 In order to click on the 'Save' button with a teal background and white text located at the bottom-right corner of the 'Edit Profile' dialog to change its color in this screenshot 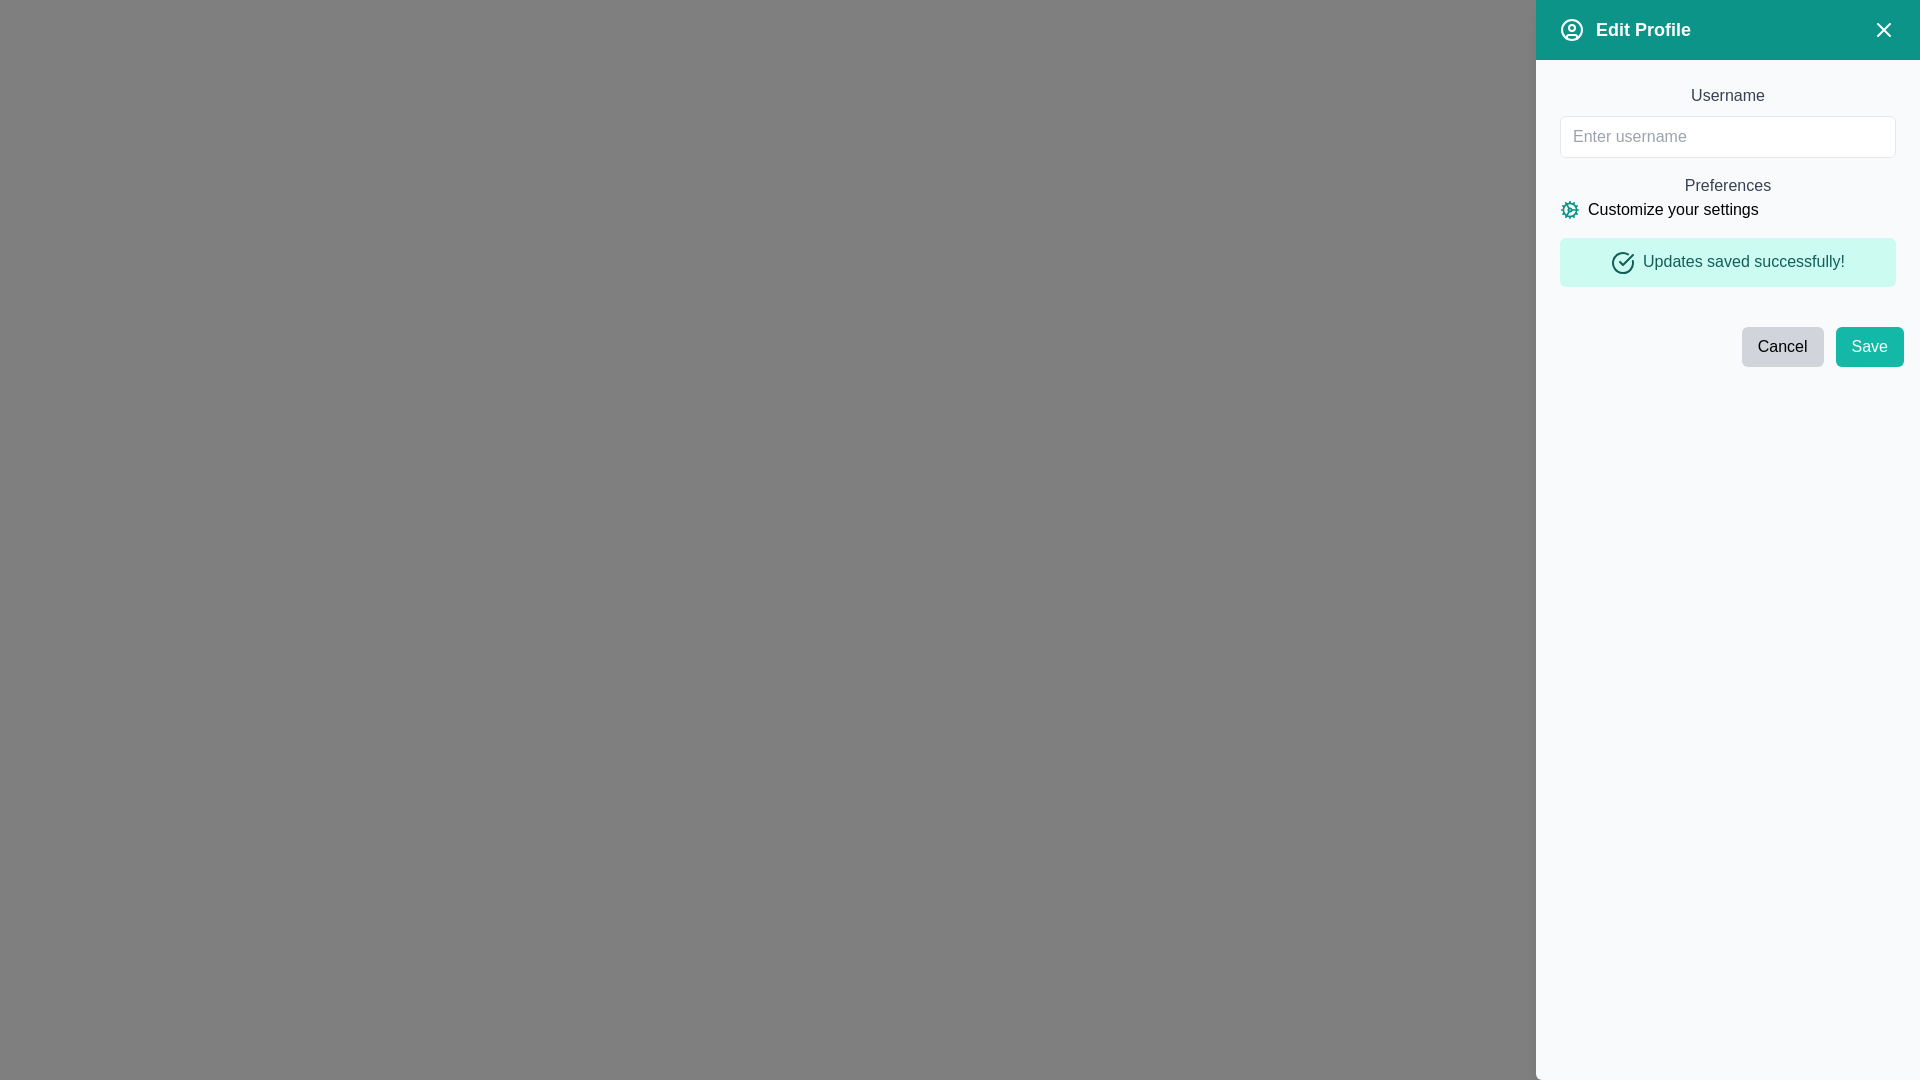, I will do `click(1868, 345)`.